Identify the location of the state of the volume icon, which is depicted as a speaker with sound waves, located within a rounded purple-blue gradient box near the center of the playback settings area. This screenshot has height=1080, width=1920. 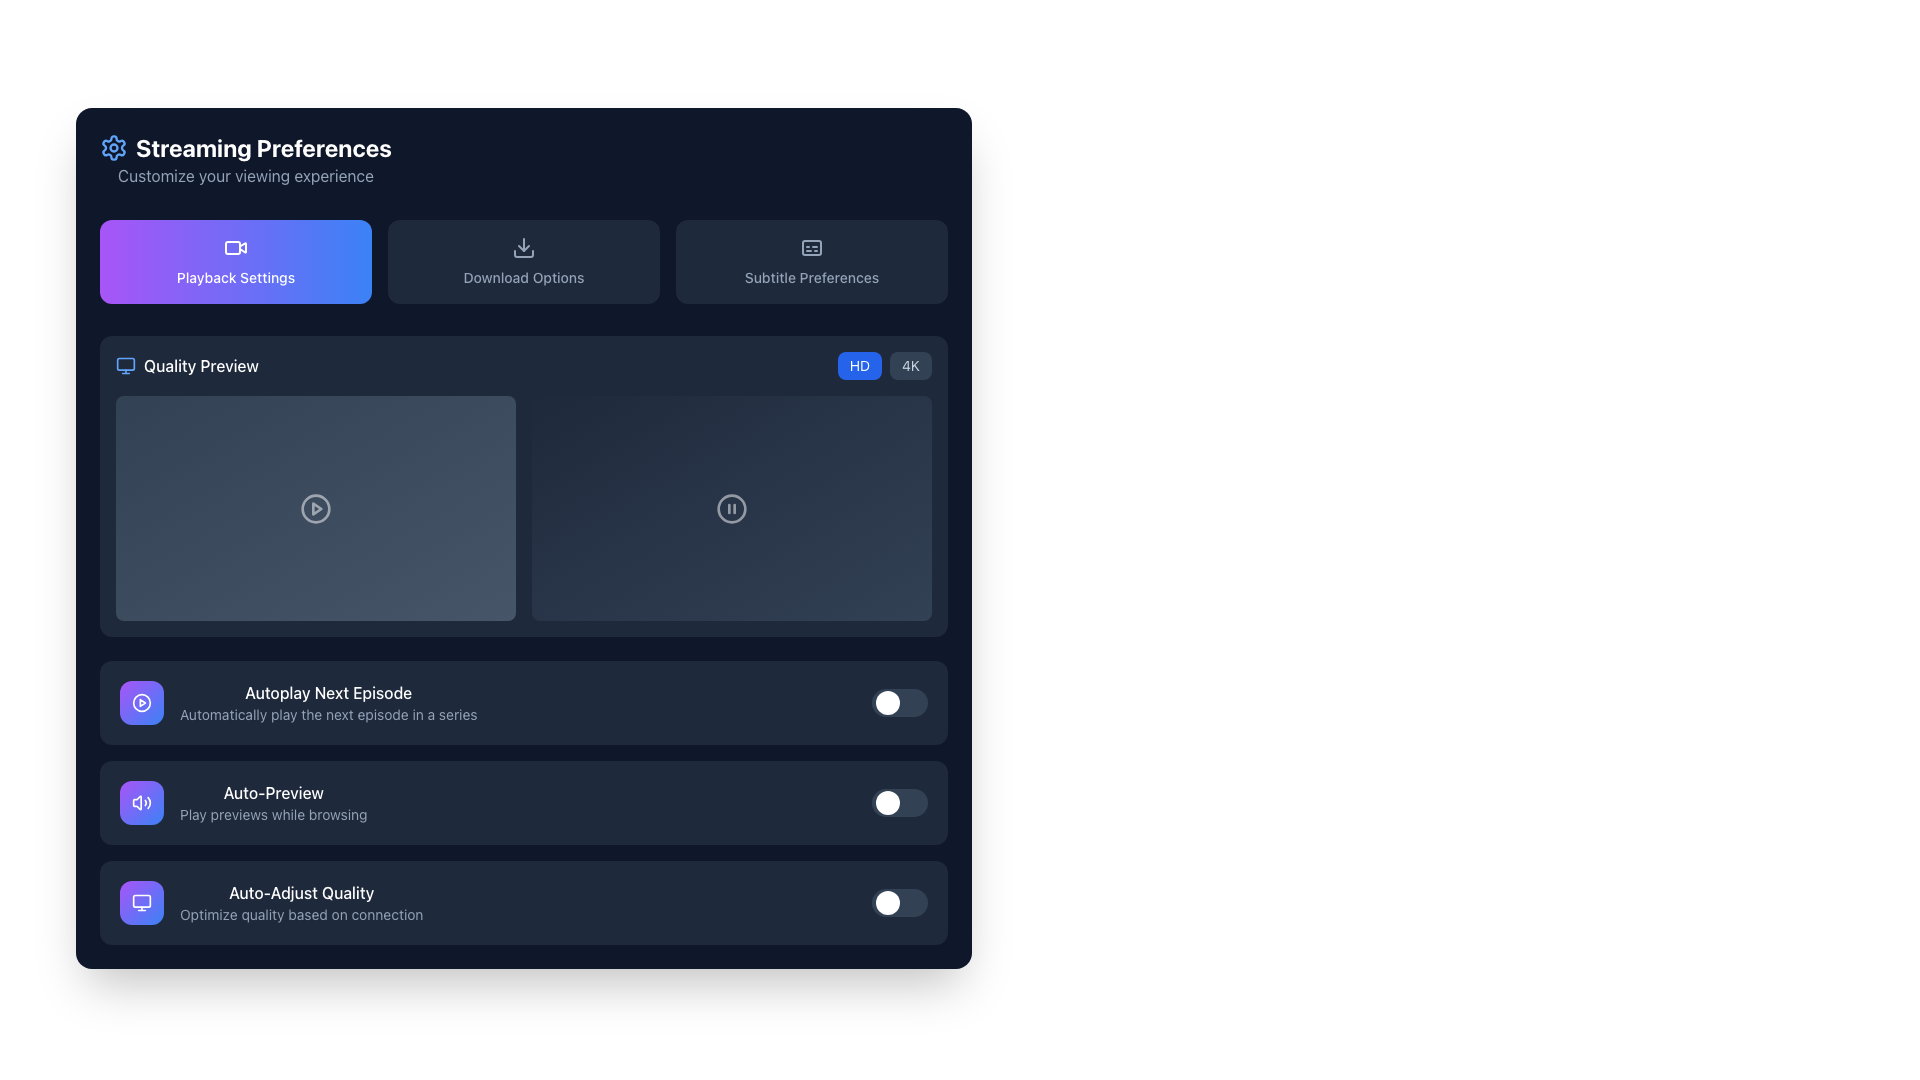
(141, 801).